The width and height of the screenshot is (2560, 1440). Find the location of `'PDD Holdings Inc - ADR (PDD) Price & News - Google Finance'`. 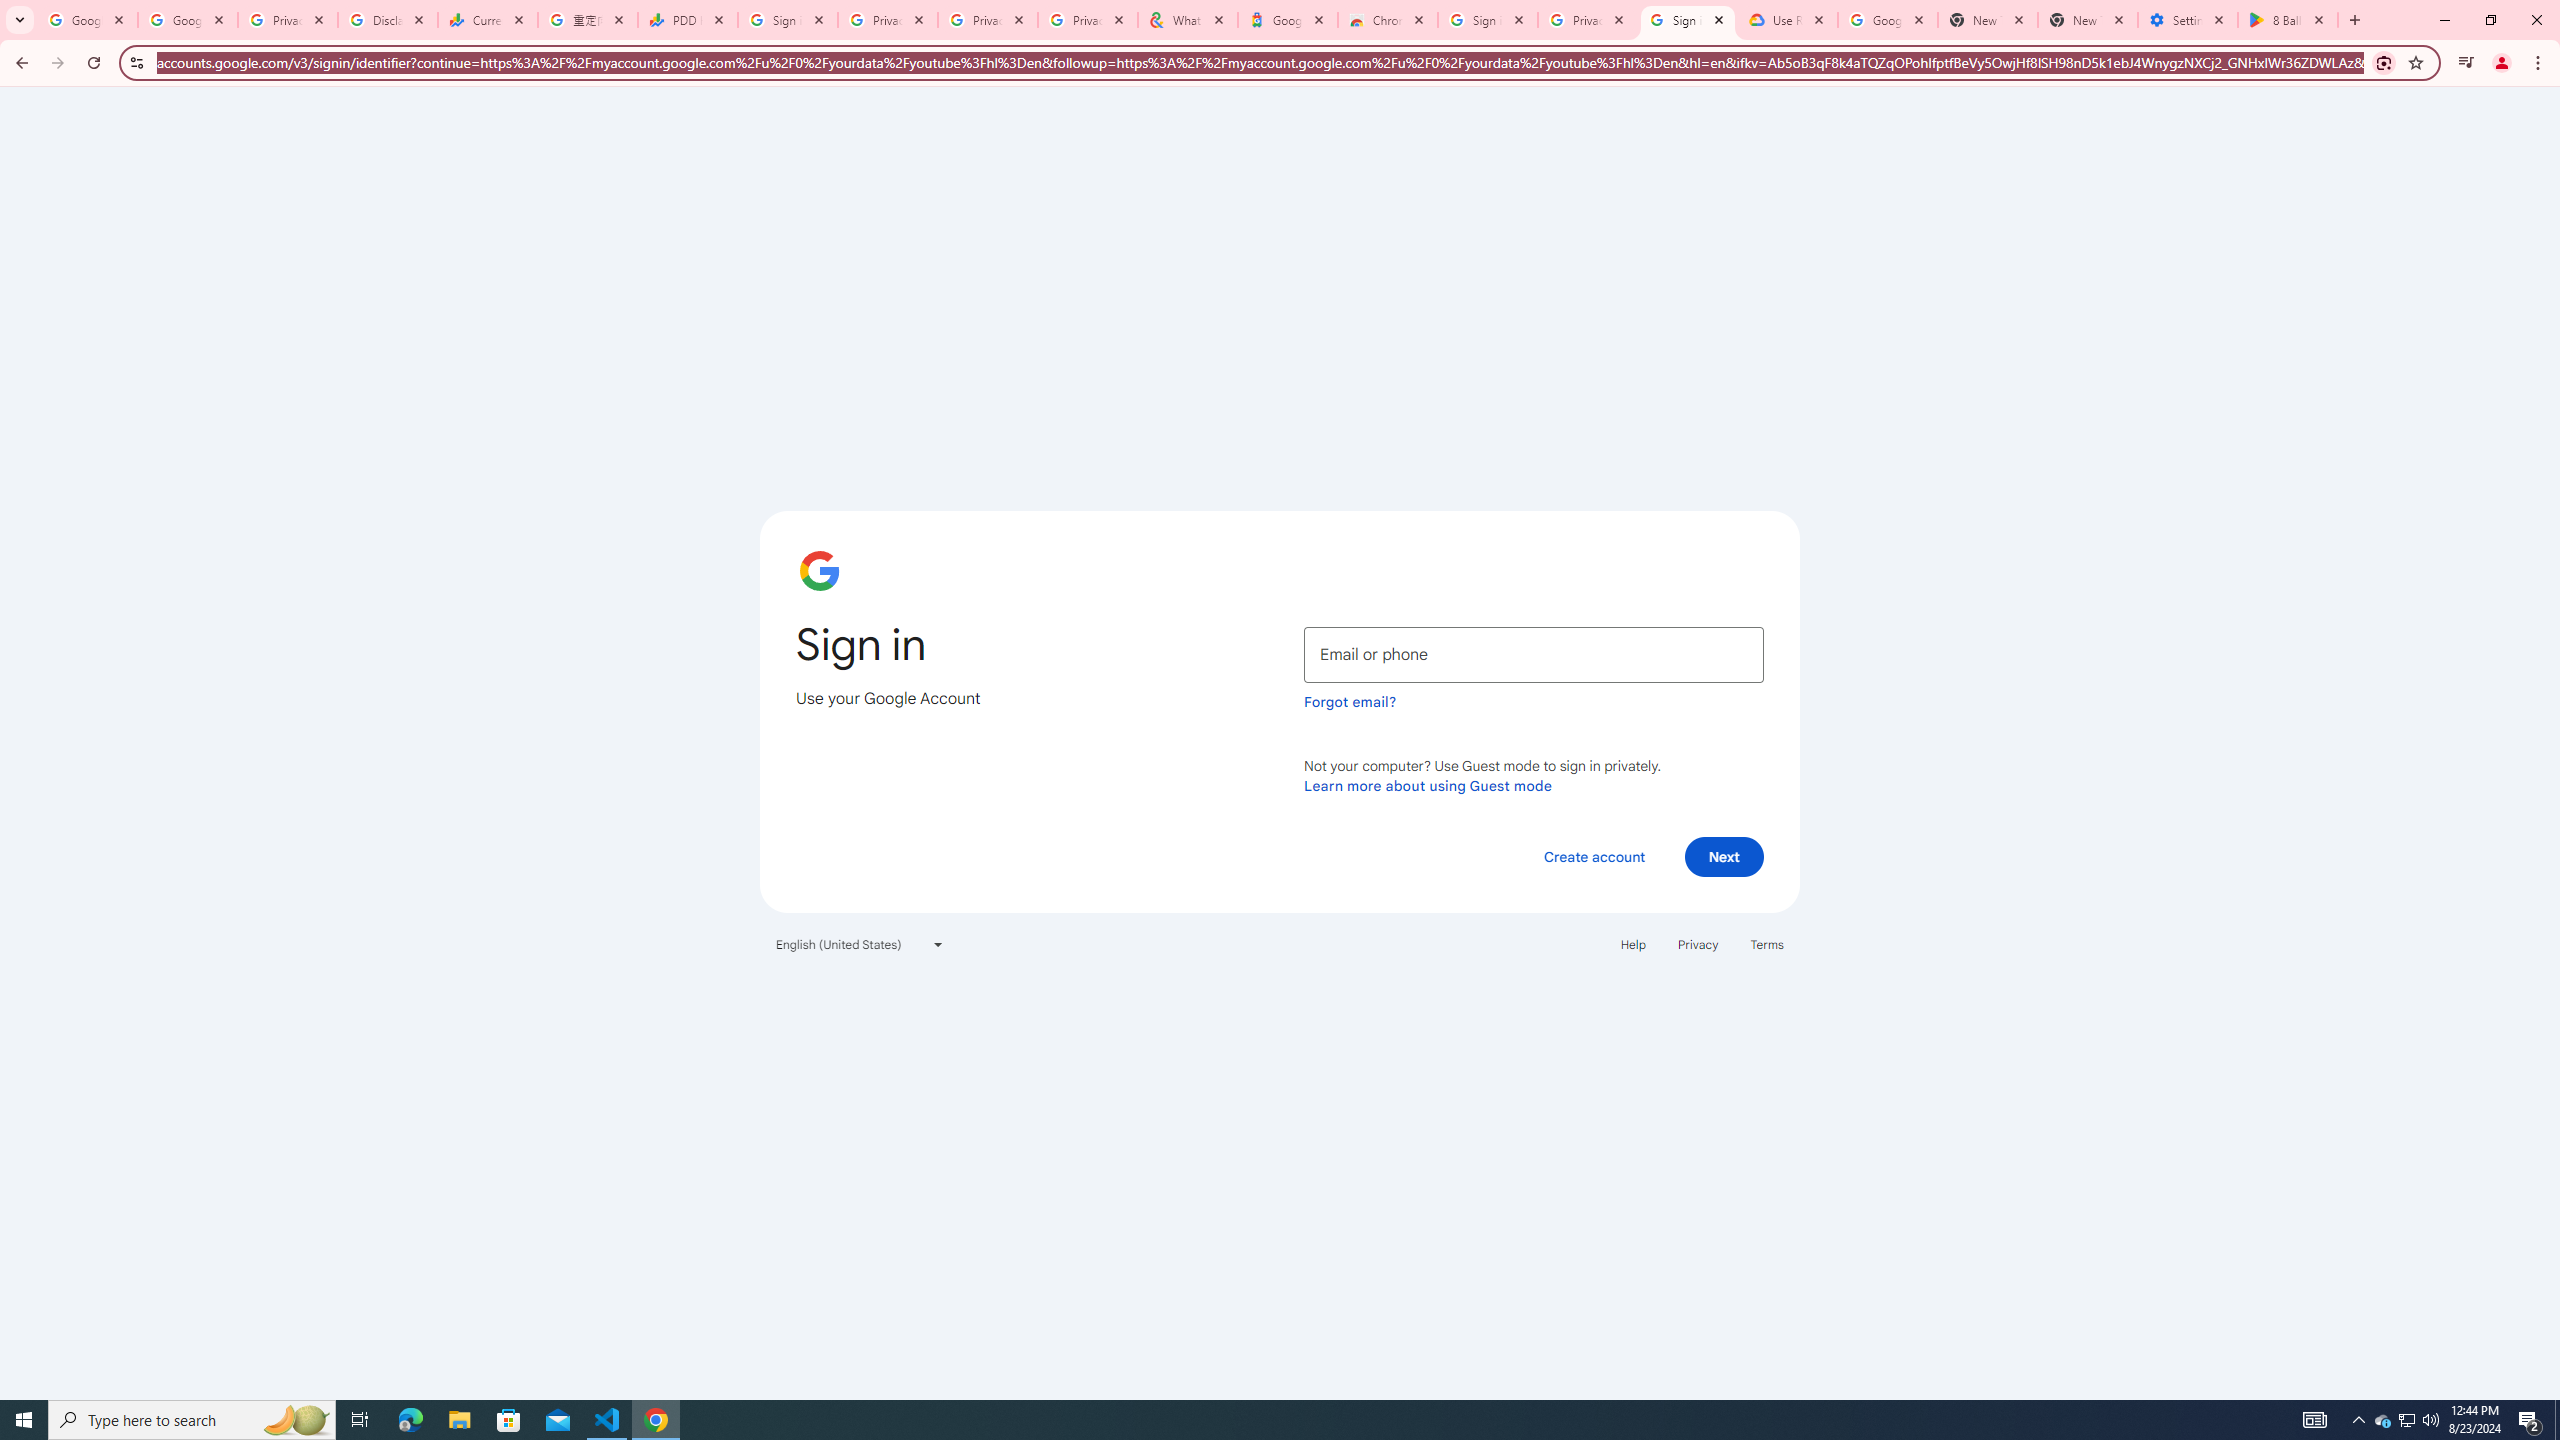

'PDD Holdings Inc - ADR (PDD) Price & News - Google Finance' is located at coordinates (688, 19).